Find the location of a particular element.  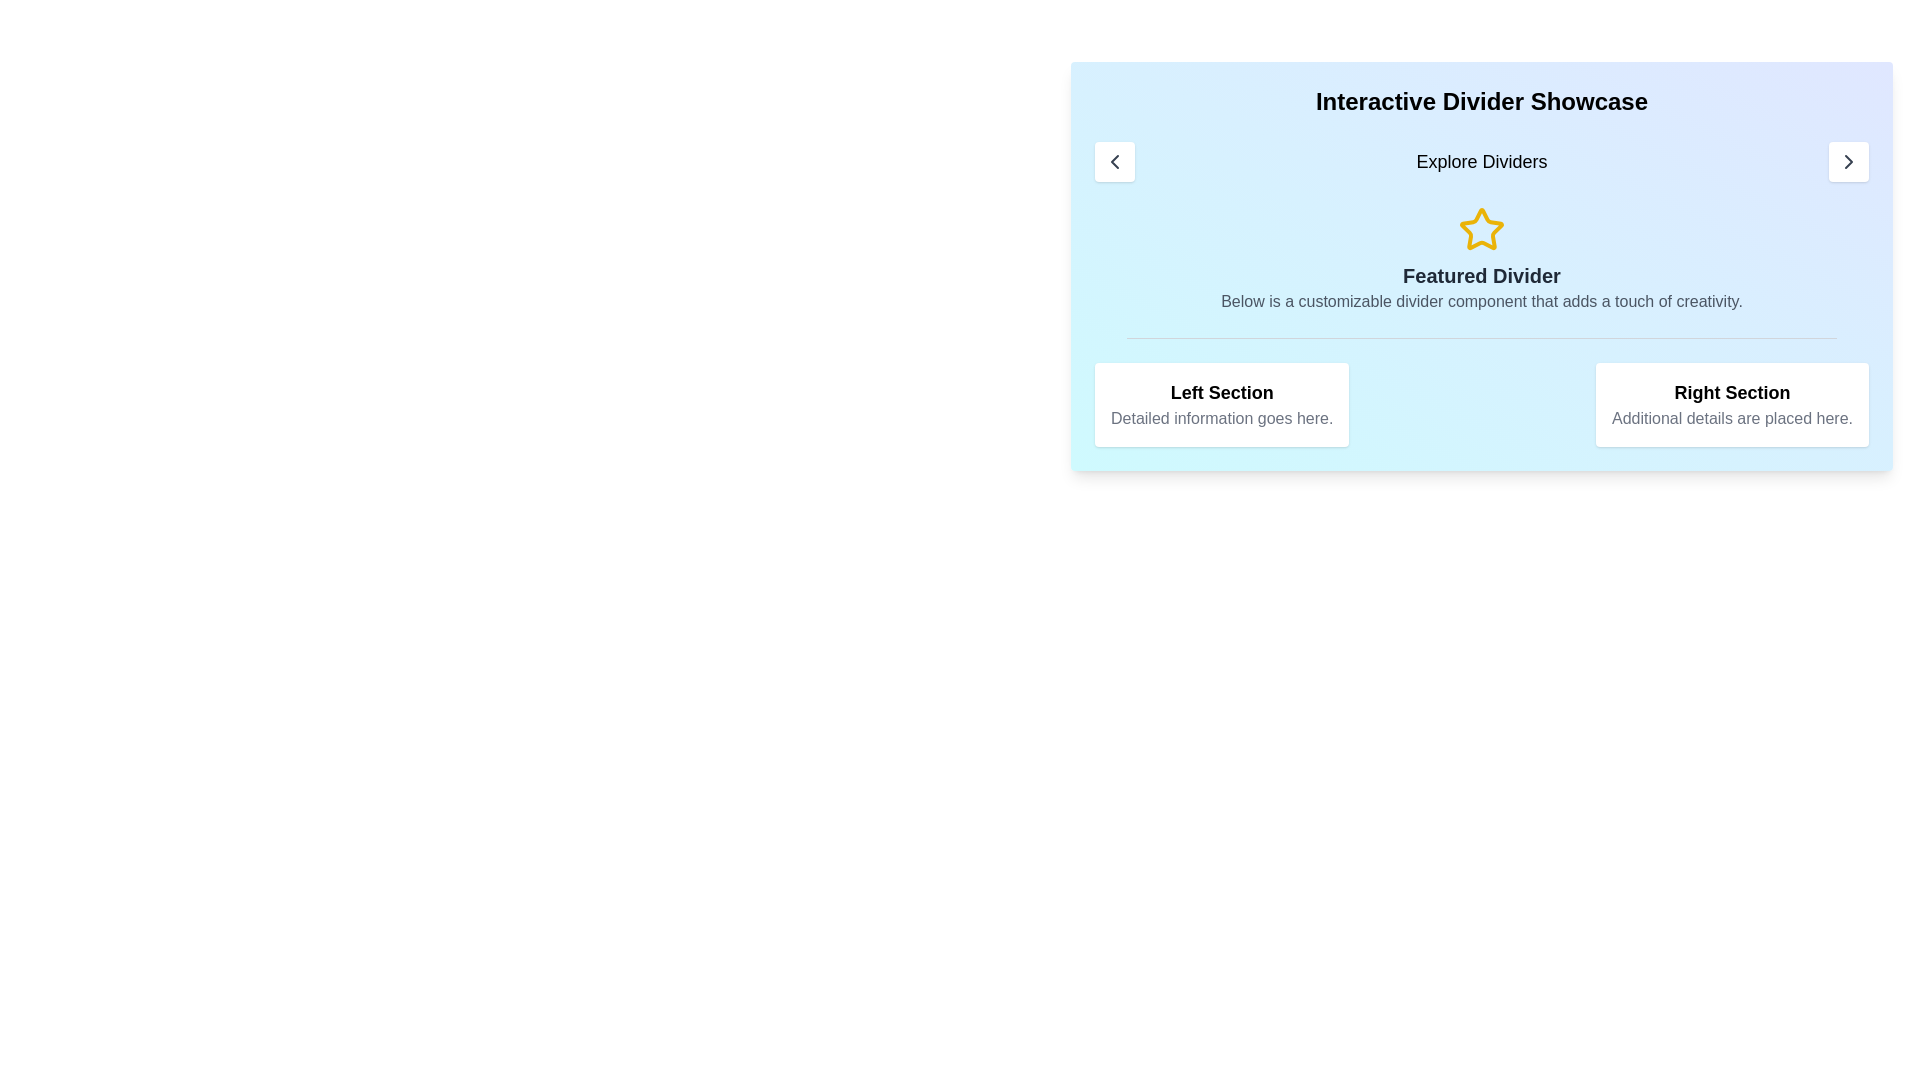

the text label that serves as a title or header for the surrounding content, positioned centrally between two navigational chevrons is located at coordinates (1482, 161).